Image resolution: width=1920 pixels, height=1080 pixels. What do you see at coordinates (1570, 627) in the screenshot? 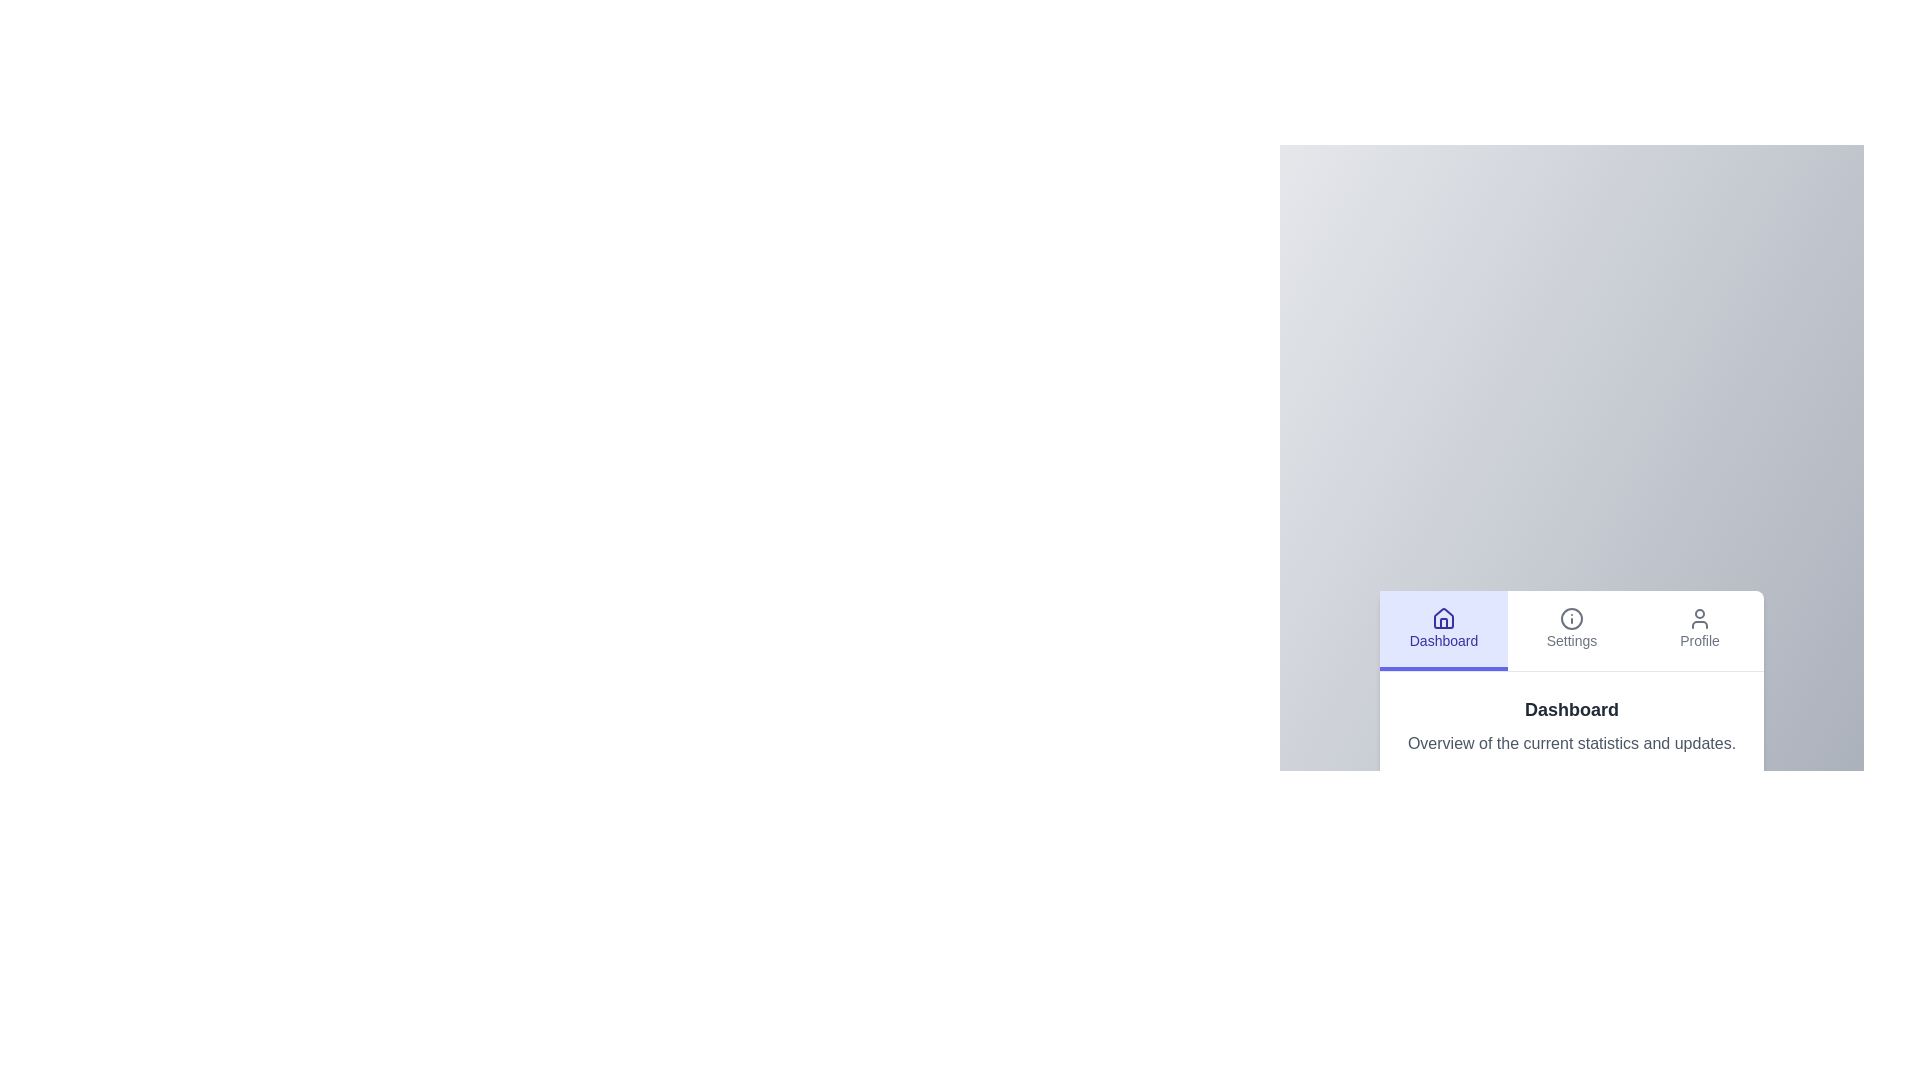
I see `the tab labeled Settings to view its content` at bounding box center [1570, 627].